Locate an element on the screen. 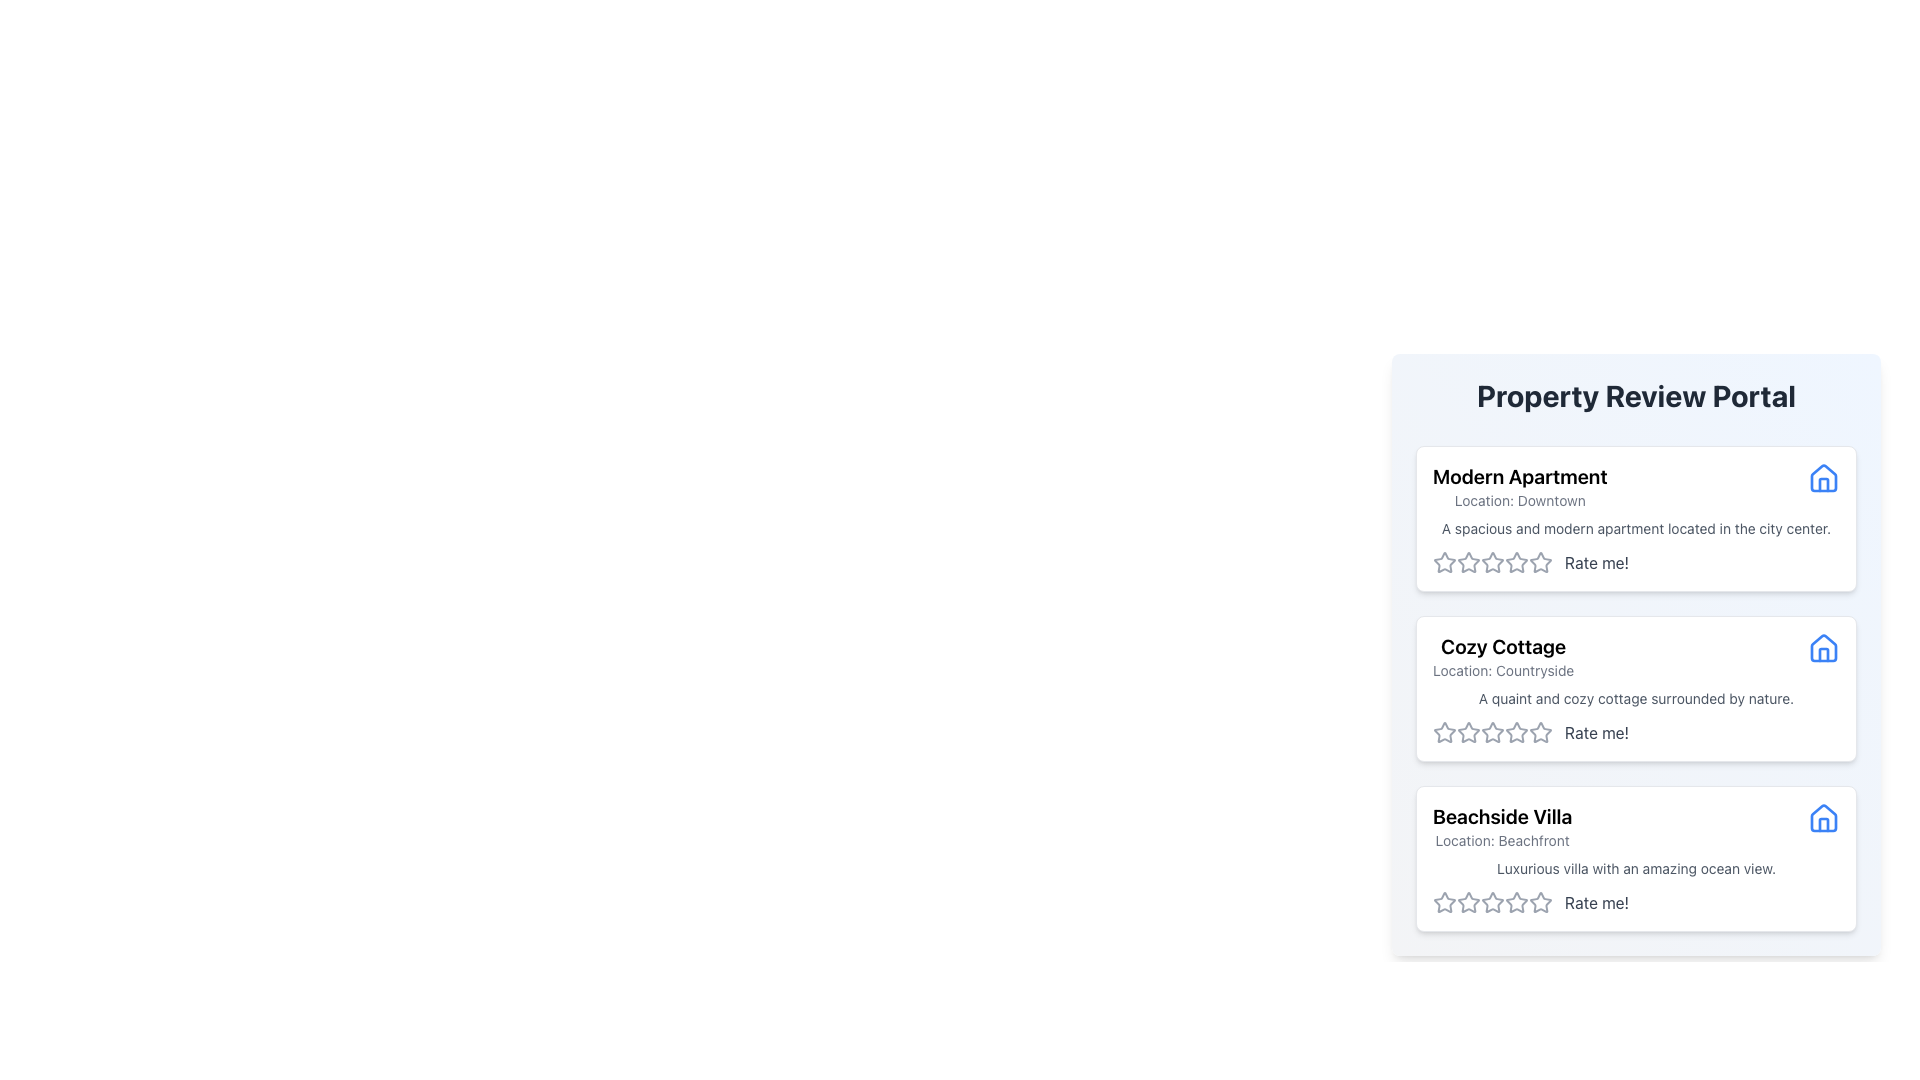 Image resolution: width=1920 pixels, height=1080 pixels. the Text Label that provides additional descriptive details about the property being reviewed, located below the title 'Modern Apartment' and its subline 'Location: Downtown.' is located at coordinates (1636, 527).